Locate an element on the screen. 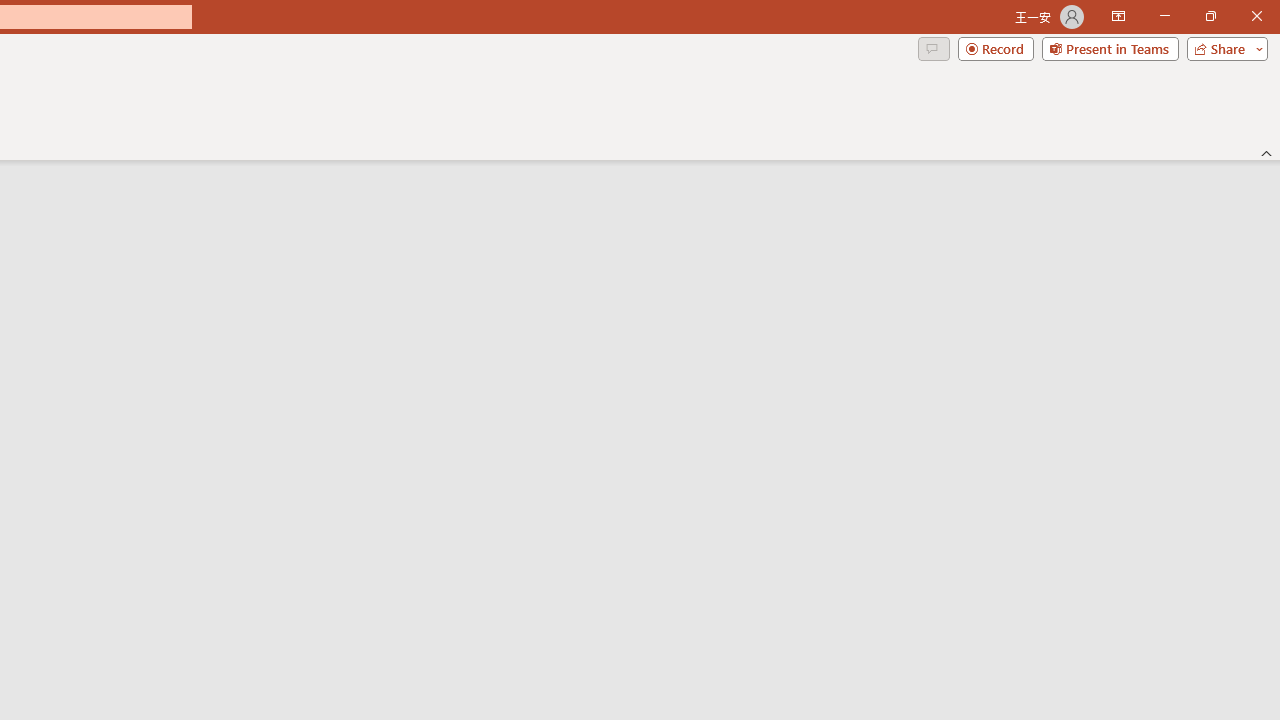 The width and height of the screenshot is (1280, 720). 'Present in Teams' is located at coordinates (1109, 47).